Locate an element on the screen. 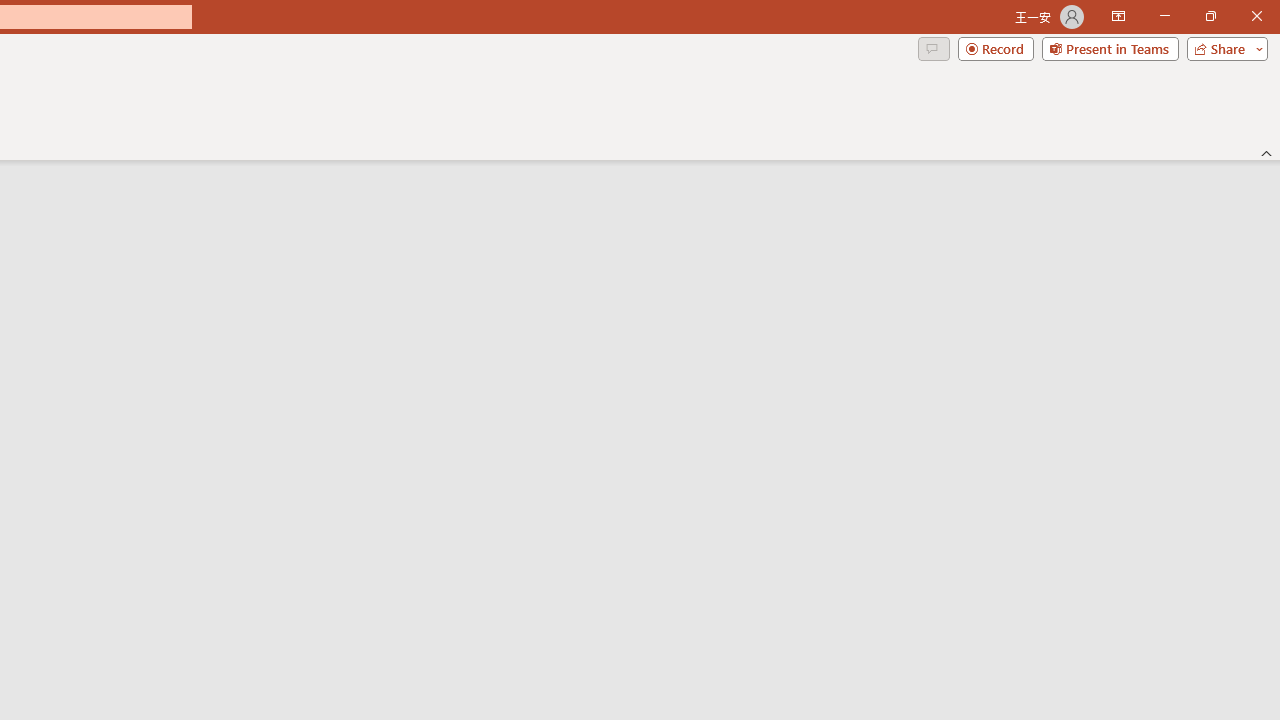 The width and height of the screenshot is (1280, 720). 'Present in Teams' is located at coordinates (1109, 47).